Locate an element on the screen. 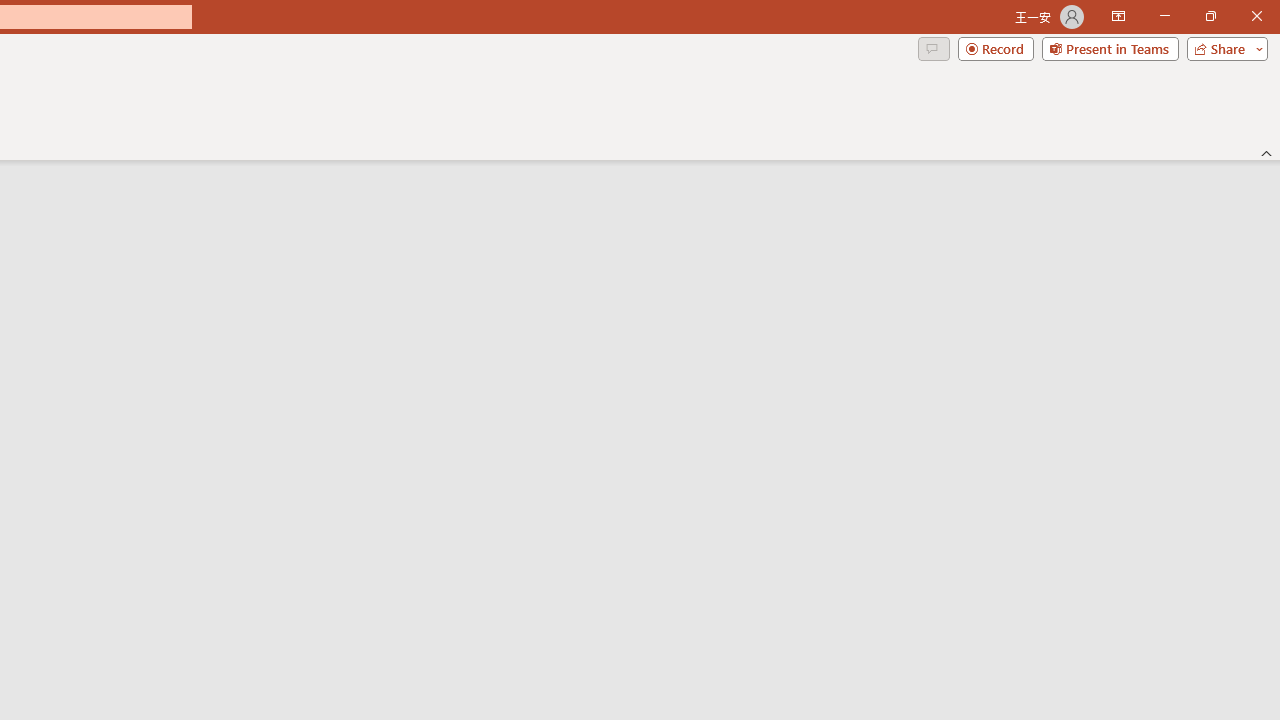 The width and height of the screenshot is (1280, 720). 'Present in Teams' is located at coordinates (1109, 47).